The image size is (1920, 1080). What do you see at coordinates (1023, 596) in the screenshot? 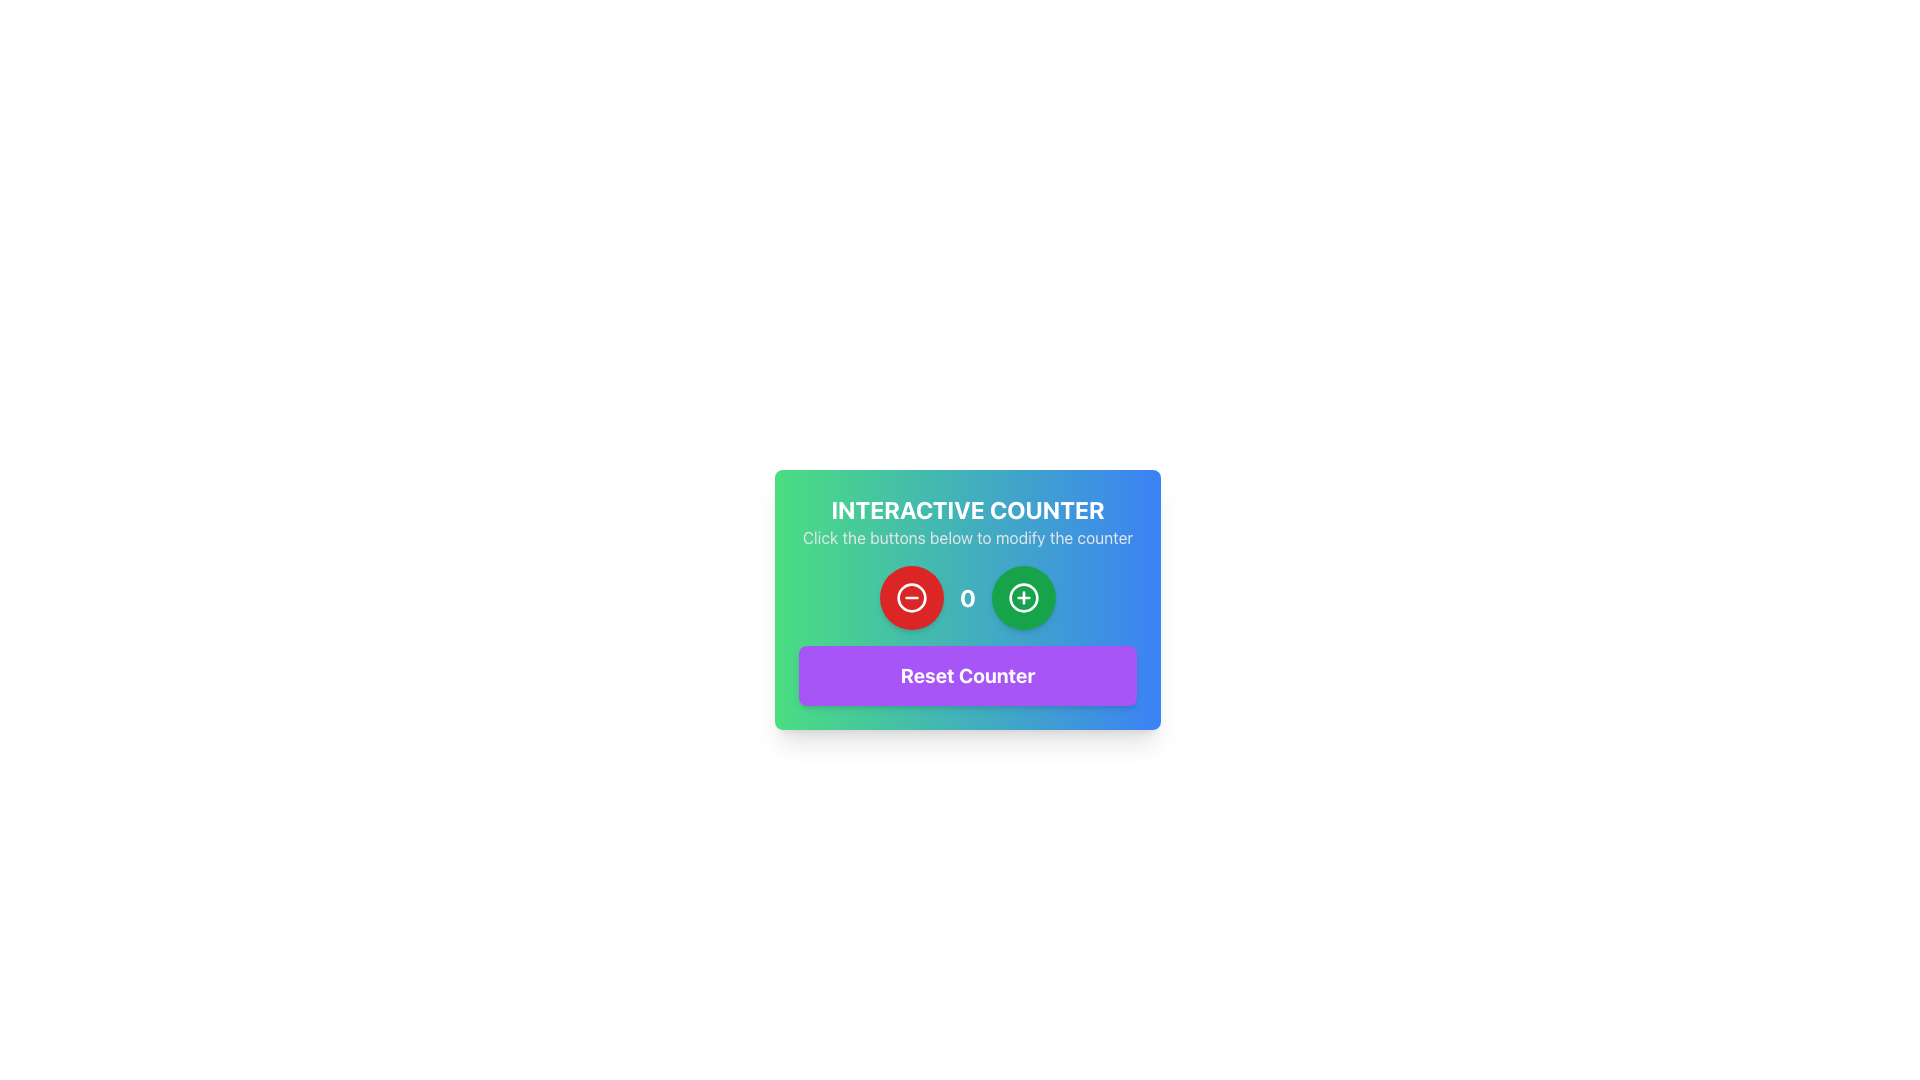
I see `the graphical representation of the circular visual component, which is a circular element with a white border and a cross shape in the center, located inside a green circle on the right side of the central counter interface` at bounding box center [1023, 596].